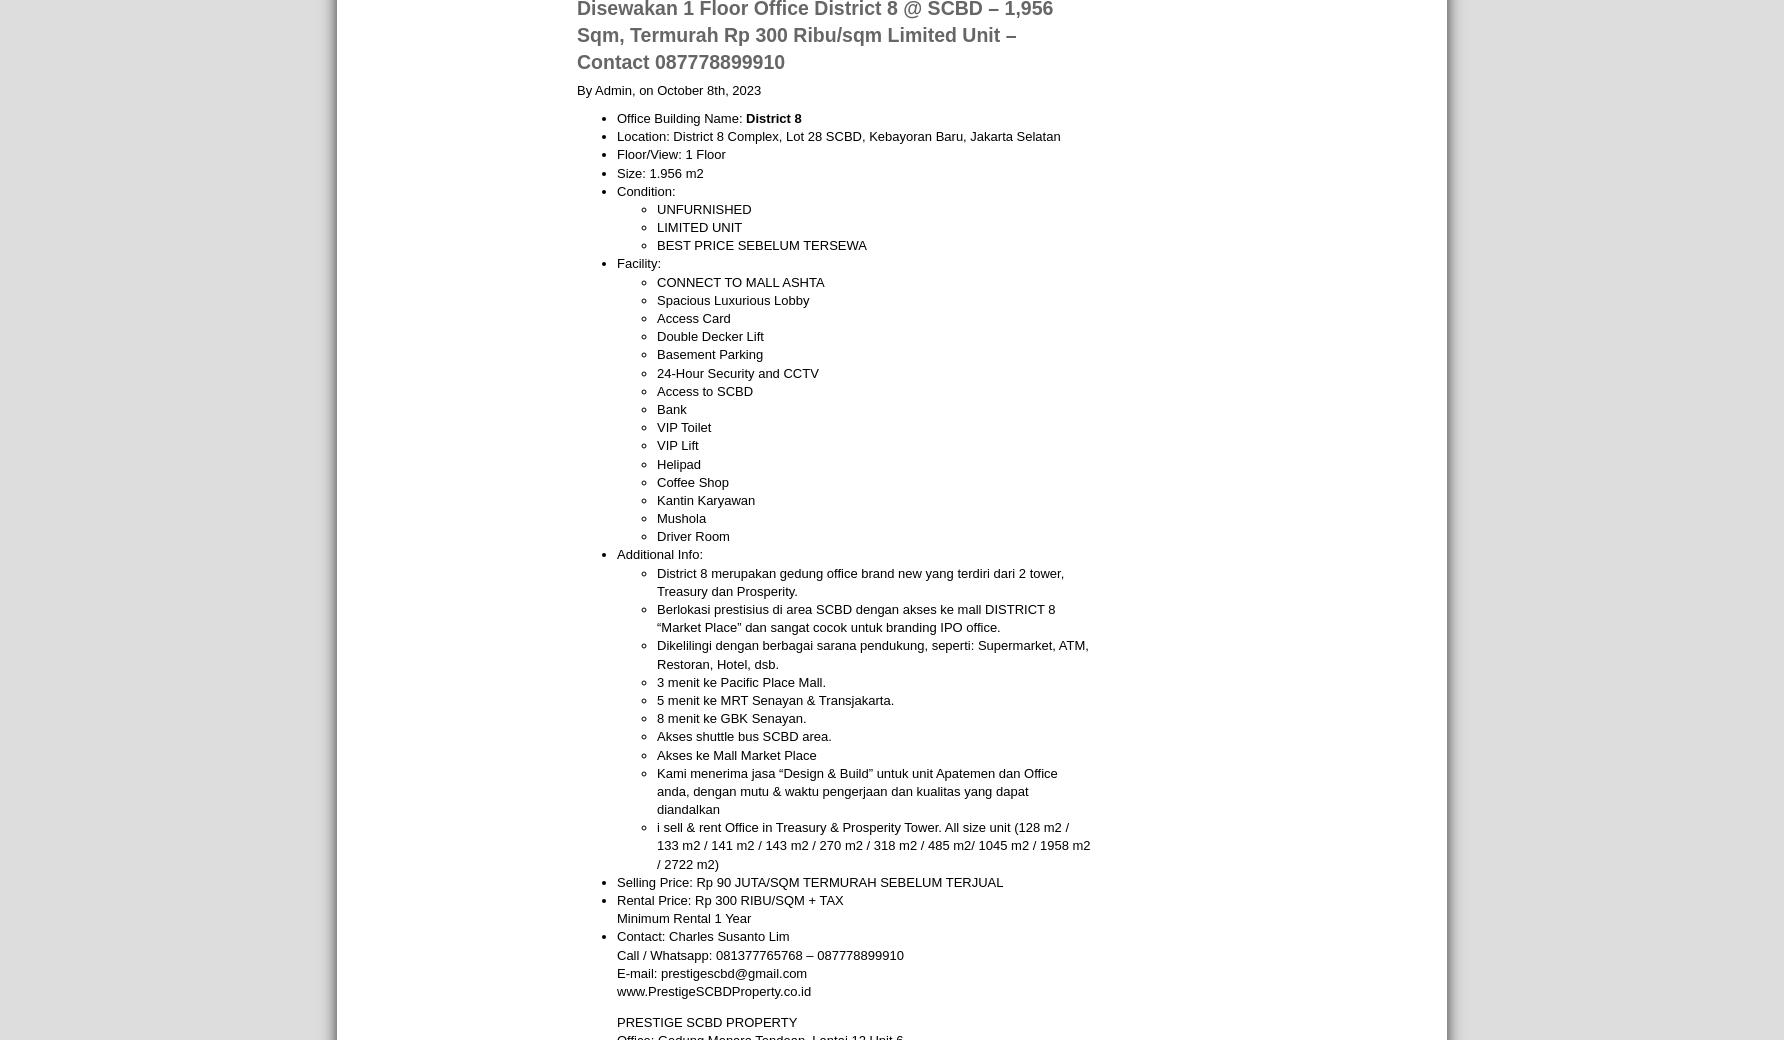 This screenshot has height=1040, width=1784. Describe the element at coordinates (731, 718) in the screenshot. I see `'8 menit ke GBK Senayan.'` at that location.